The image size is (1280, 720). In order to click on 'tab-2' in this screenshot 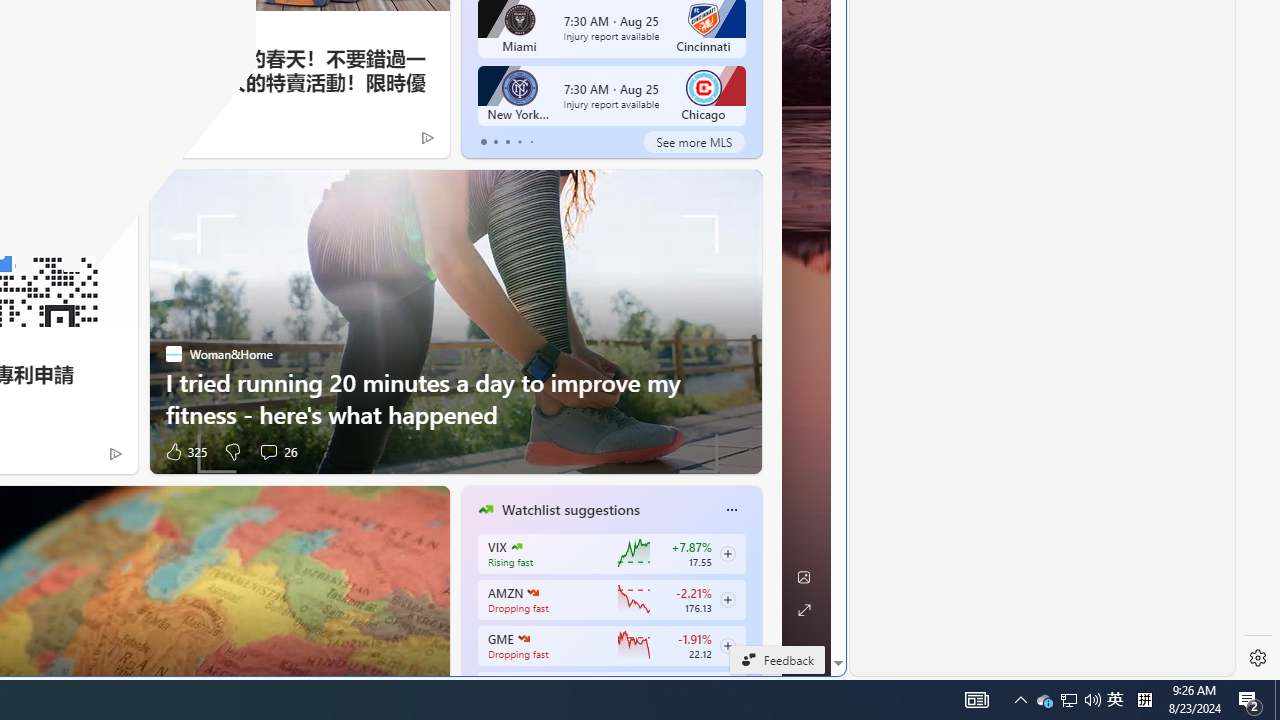, I will do `click(507, 141)`.